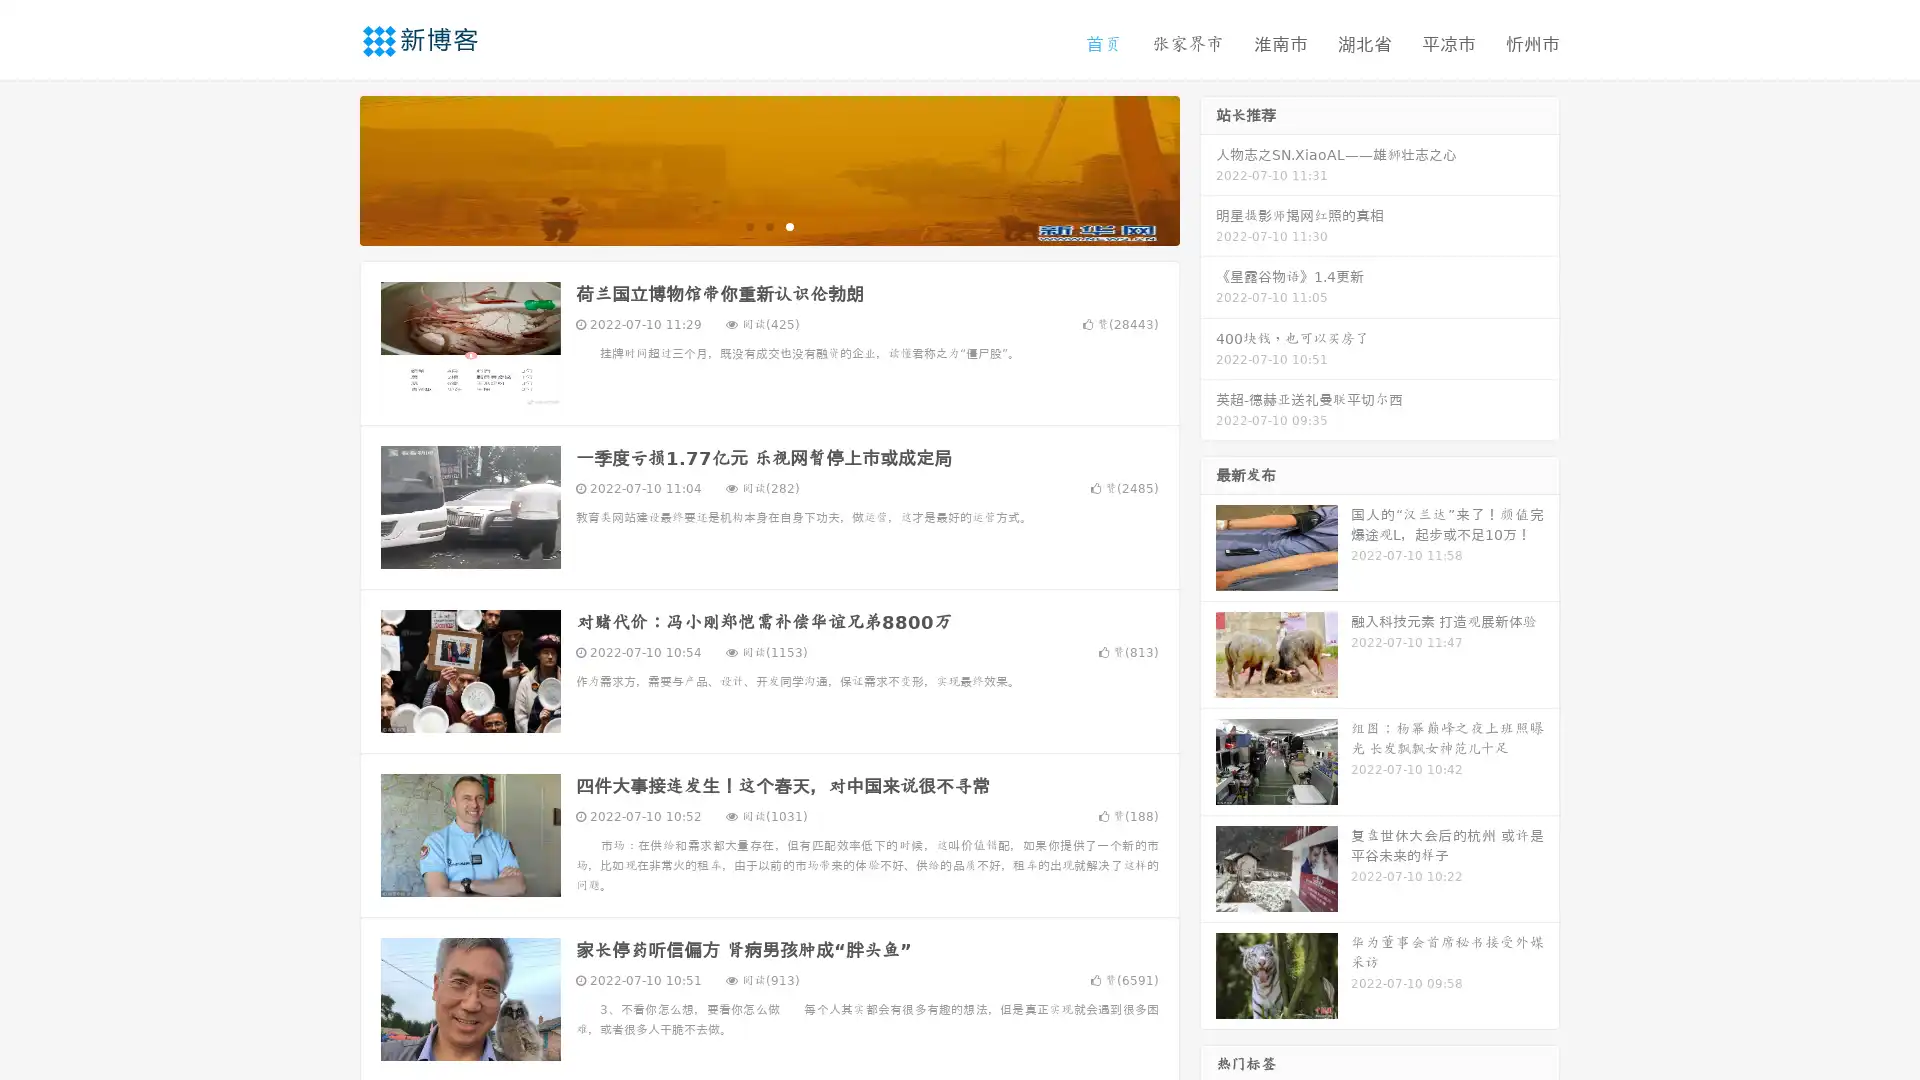 This screenshot has height=1080, width=1920. Describe the element at coordinates (748, 225) in the screenshot. I see `Go to slide 1` at that location.